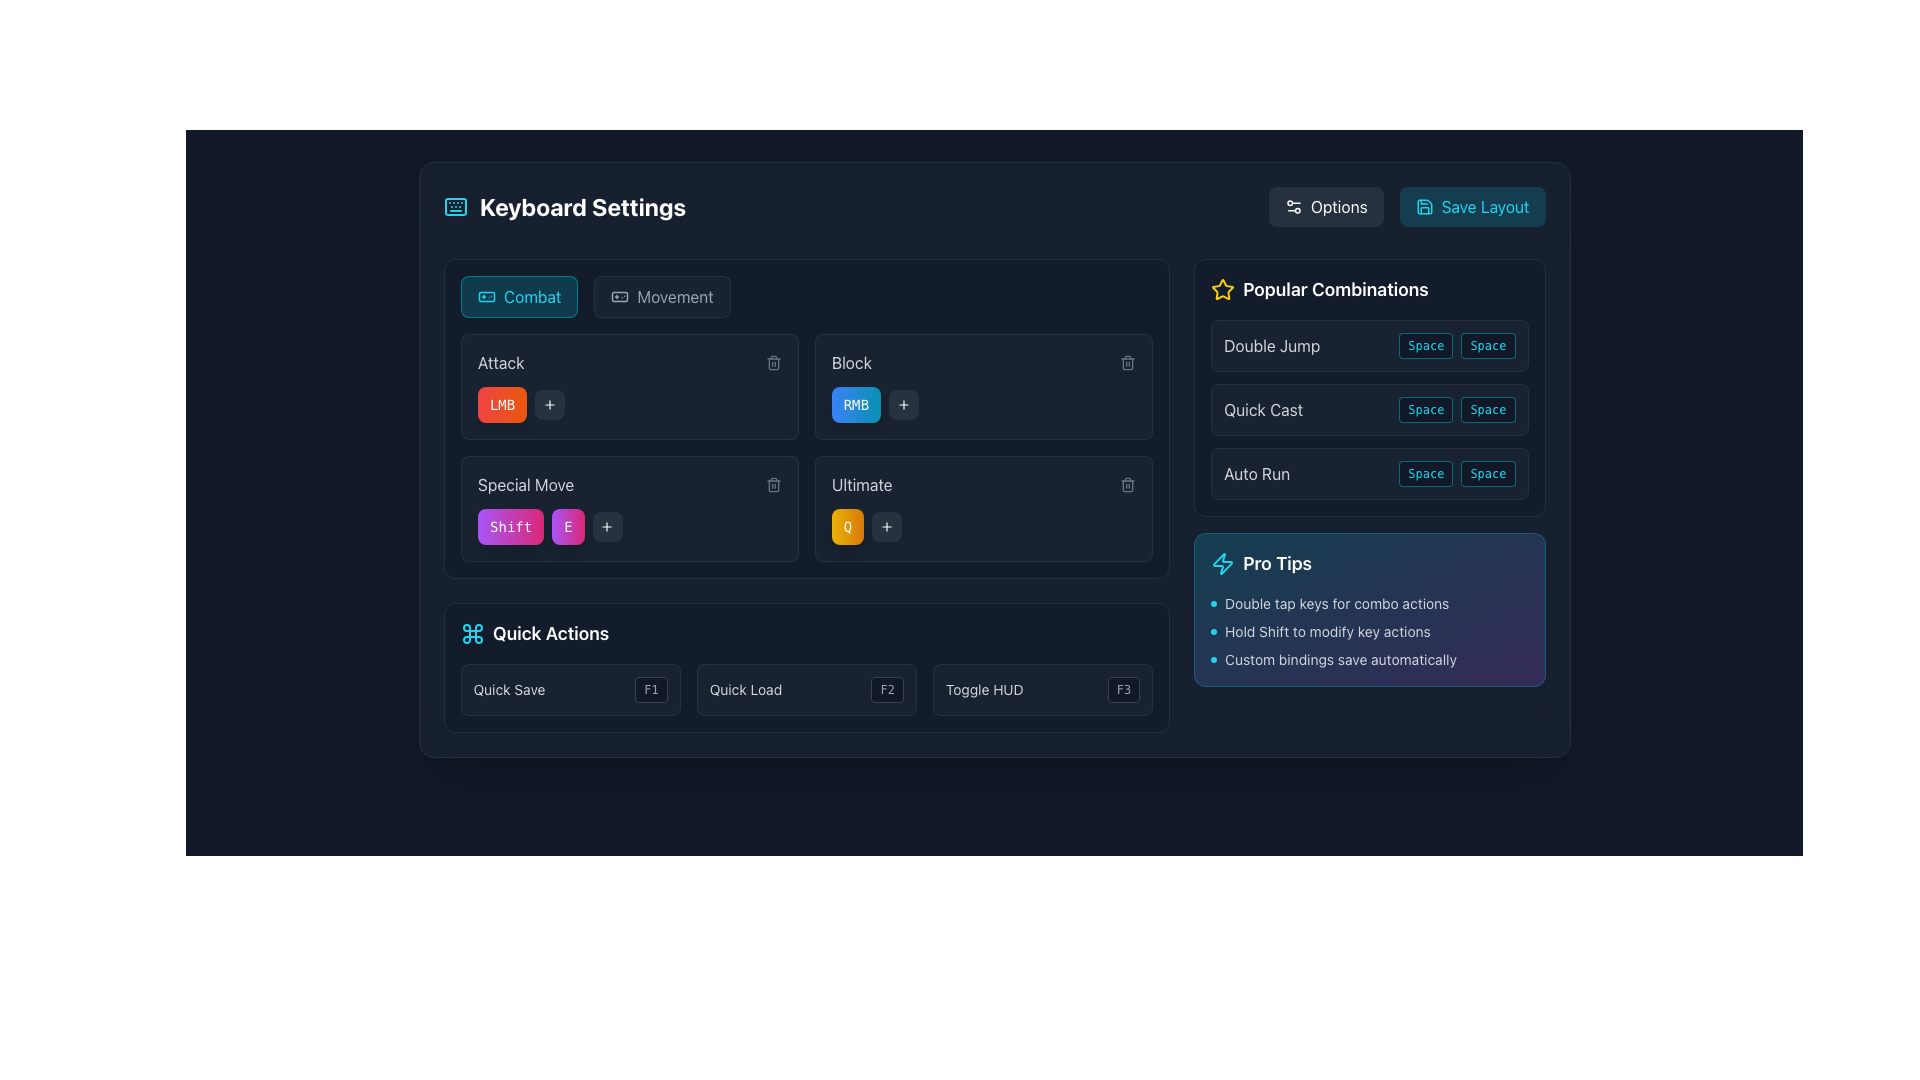 The height and width of the screenshot is (1080, 1920). Describe the element at coordinates (886, 526) in the screenshot. I see `the small square button featuring a plus sign ('+') icon` at that location.